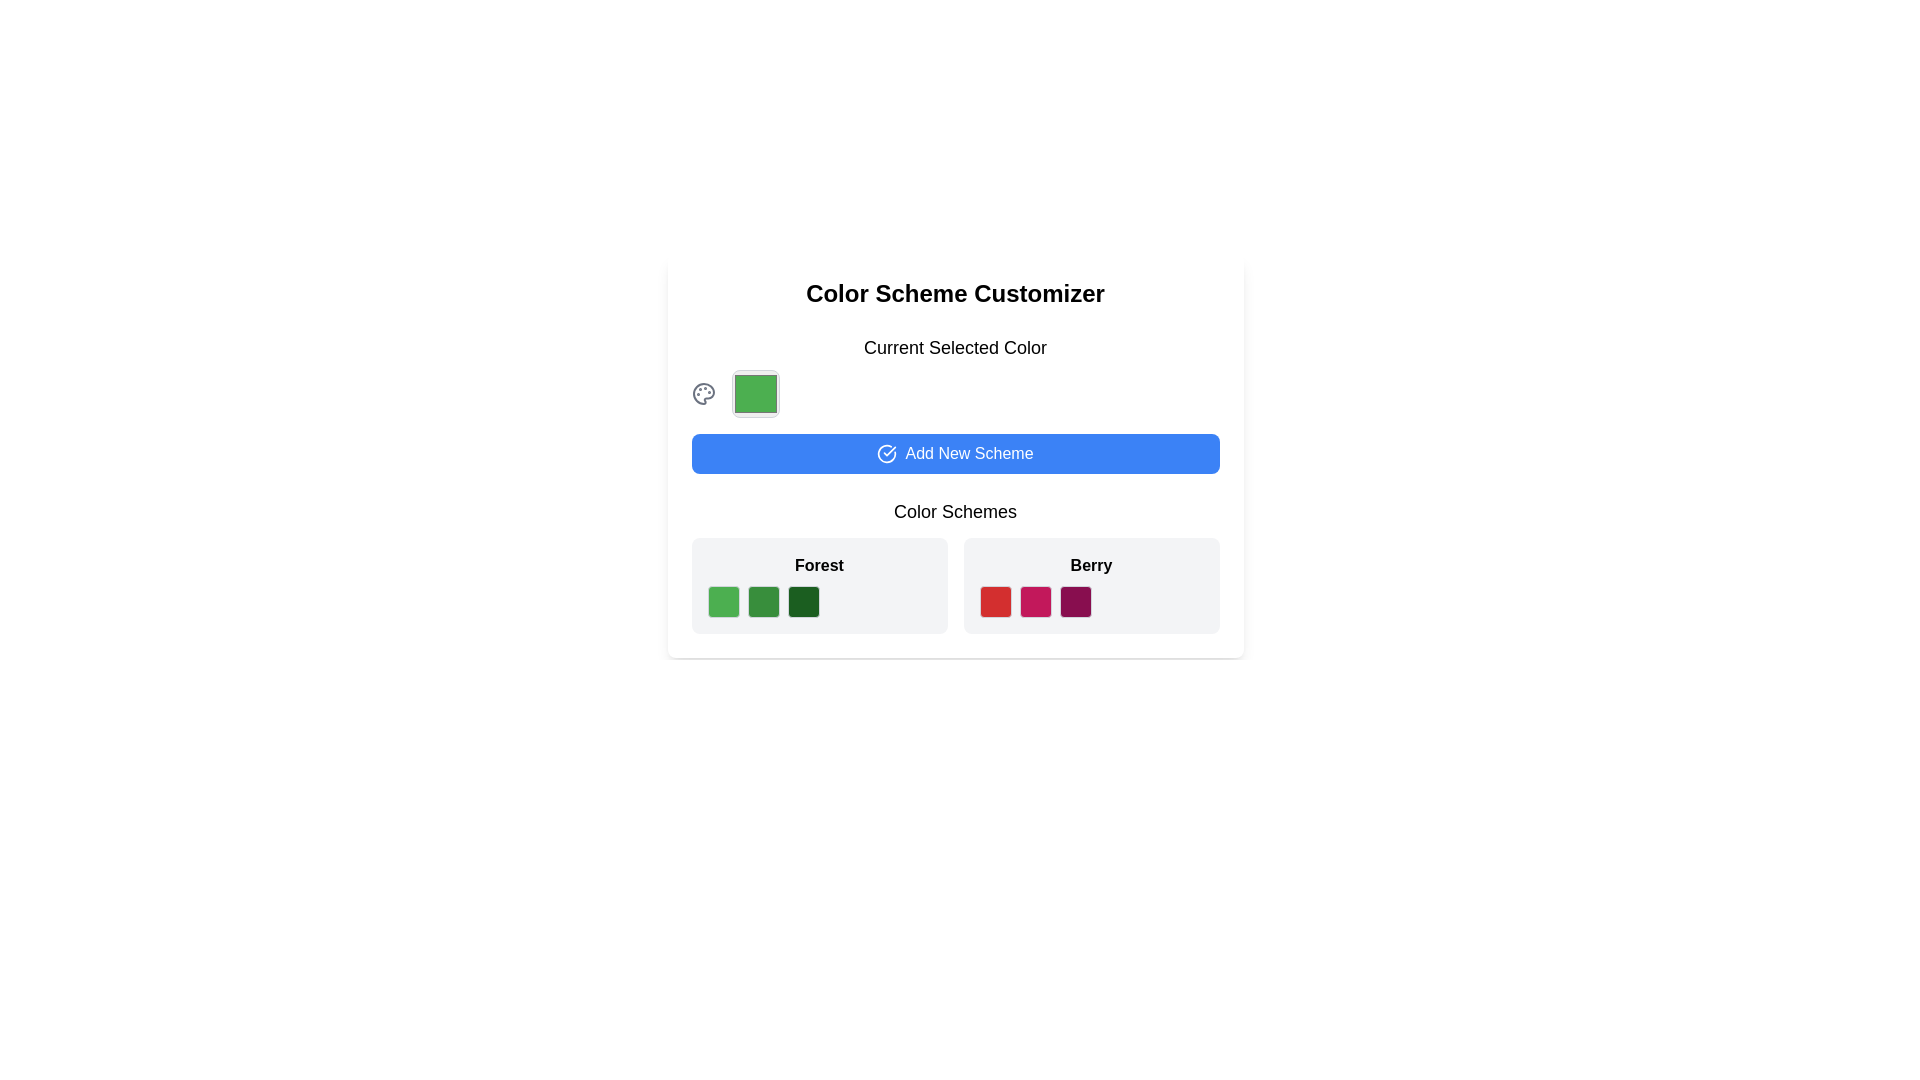 Image resolution: width=1920 pixels, height=1080 pixels. I want to click on the first square color picker representing a light green color in the 'Forest' color scheme section, so click(722, 600).